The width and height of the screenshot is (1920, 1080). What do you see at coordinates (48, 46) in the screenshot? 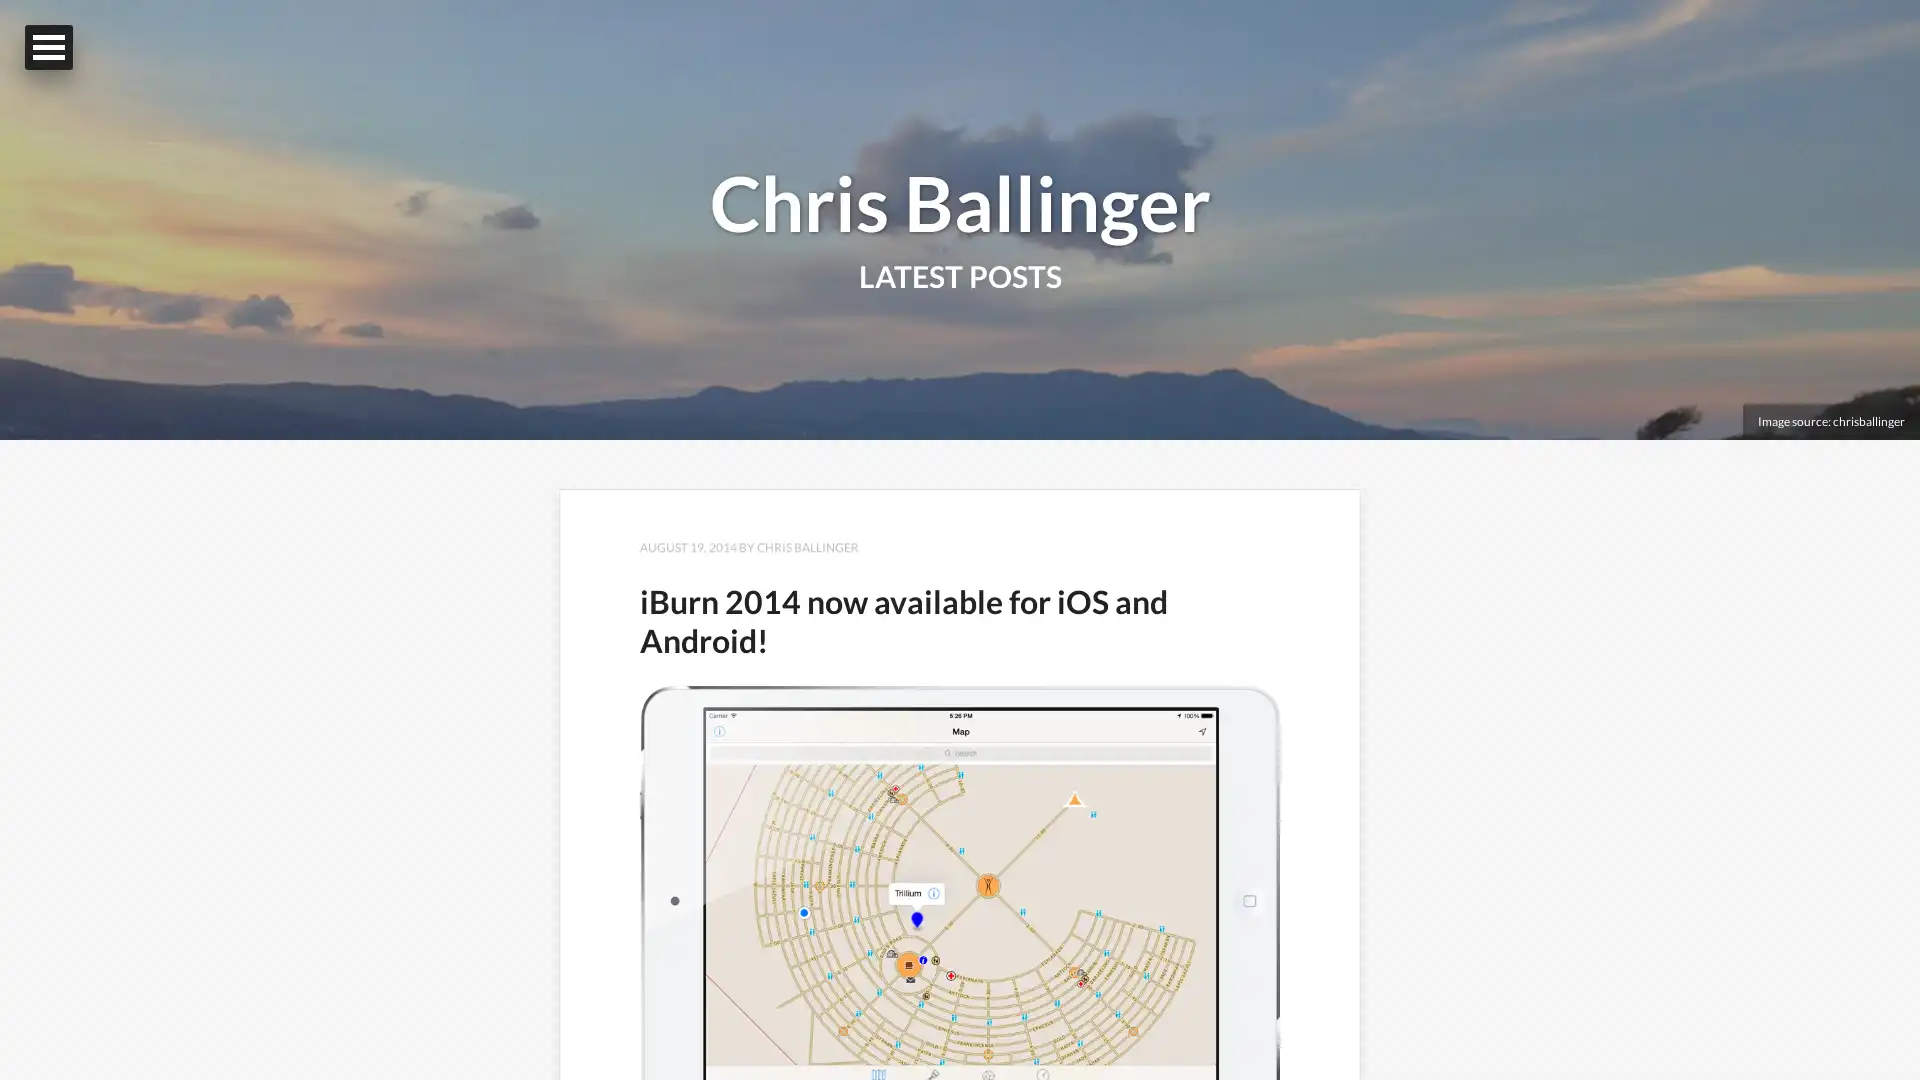
I see `Open Menu` at bounding box center [48, 46].